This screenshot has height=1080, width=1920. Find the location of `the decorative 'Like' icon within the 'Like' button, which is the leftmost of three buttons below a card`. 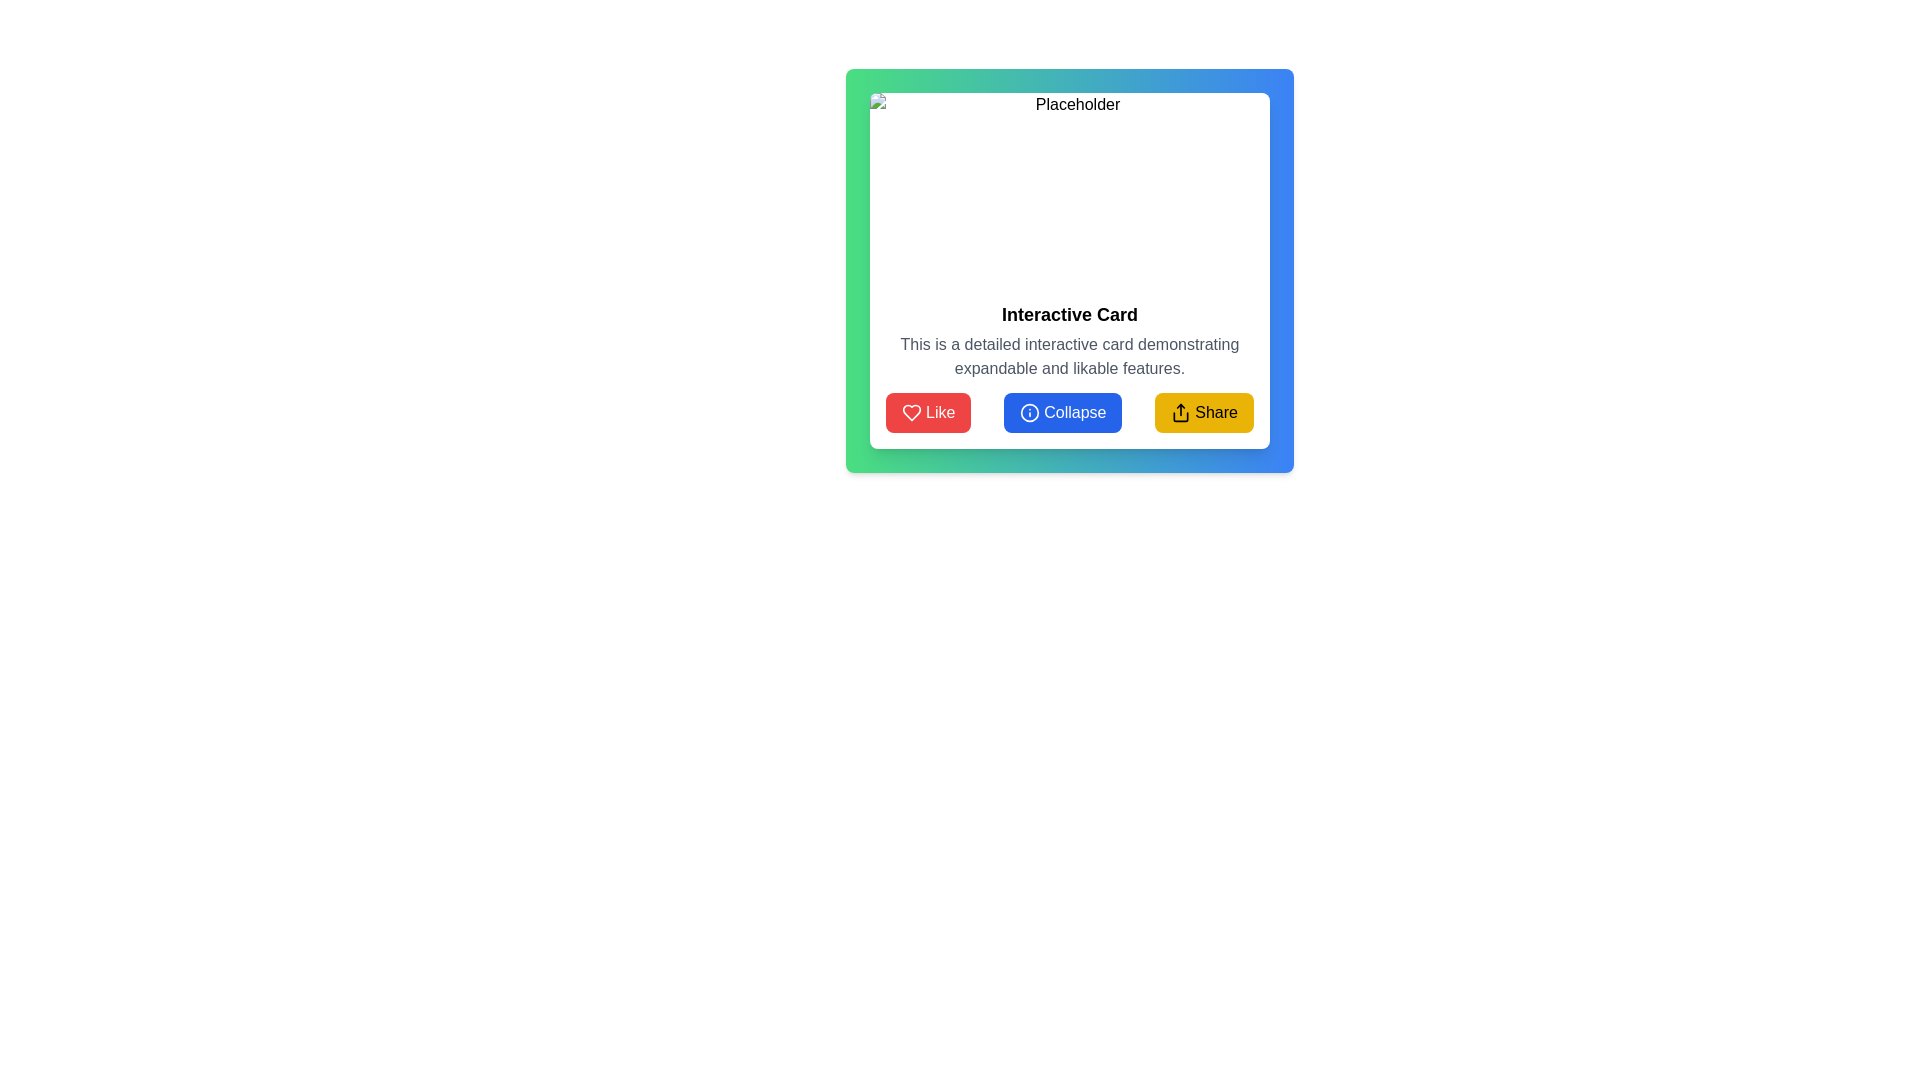

the decorative 'Like' icon within the 'Like' button, which is the leftmost of three buttons below a card is located at coordinates (911, 411).